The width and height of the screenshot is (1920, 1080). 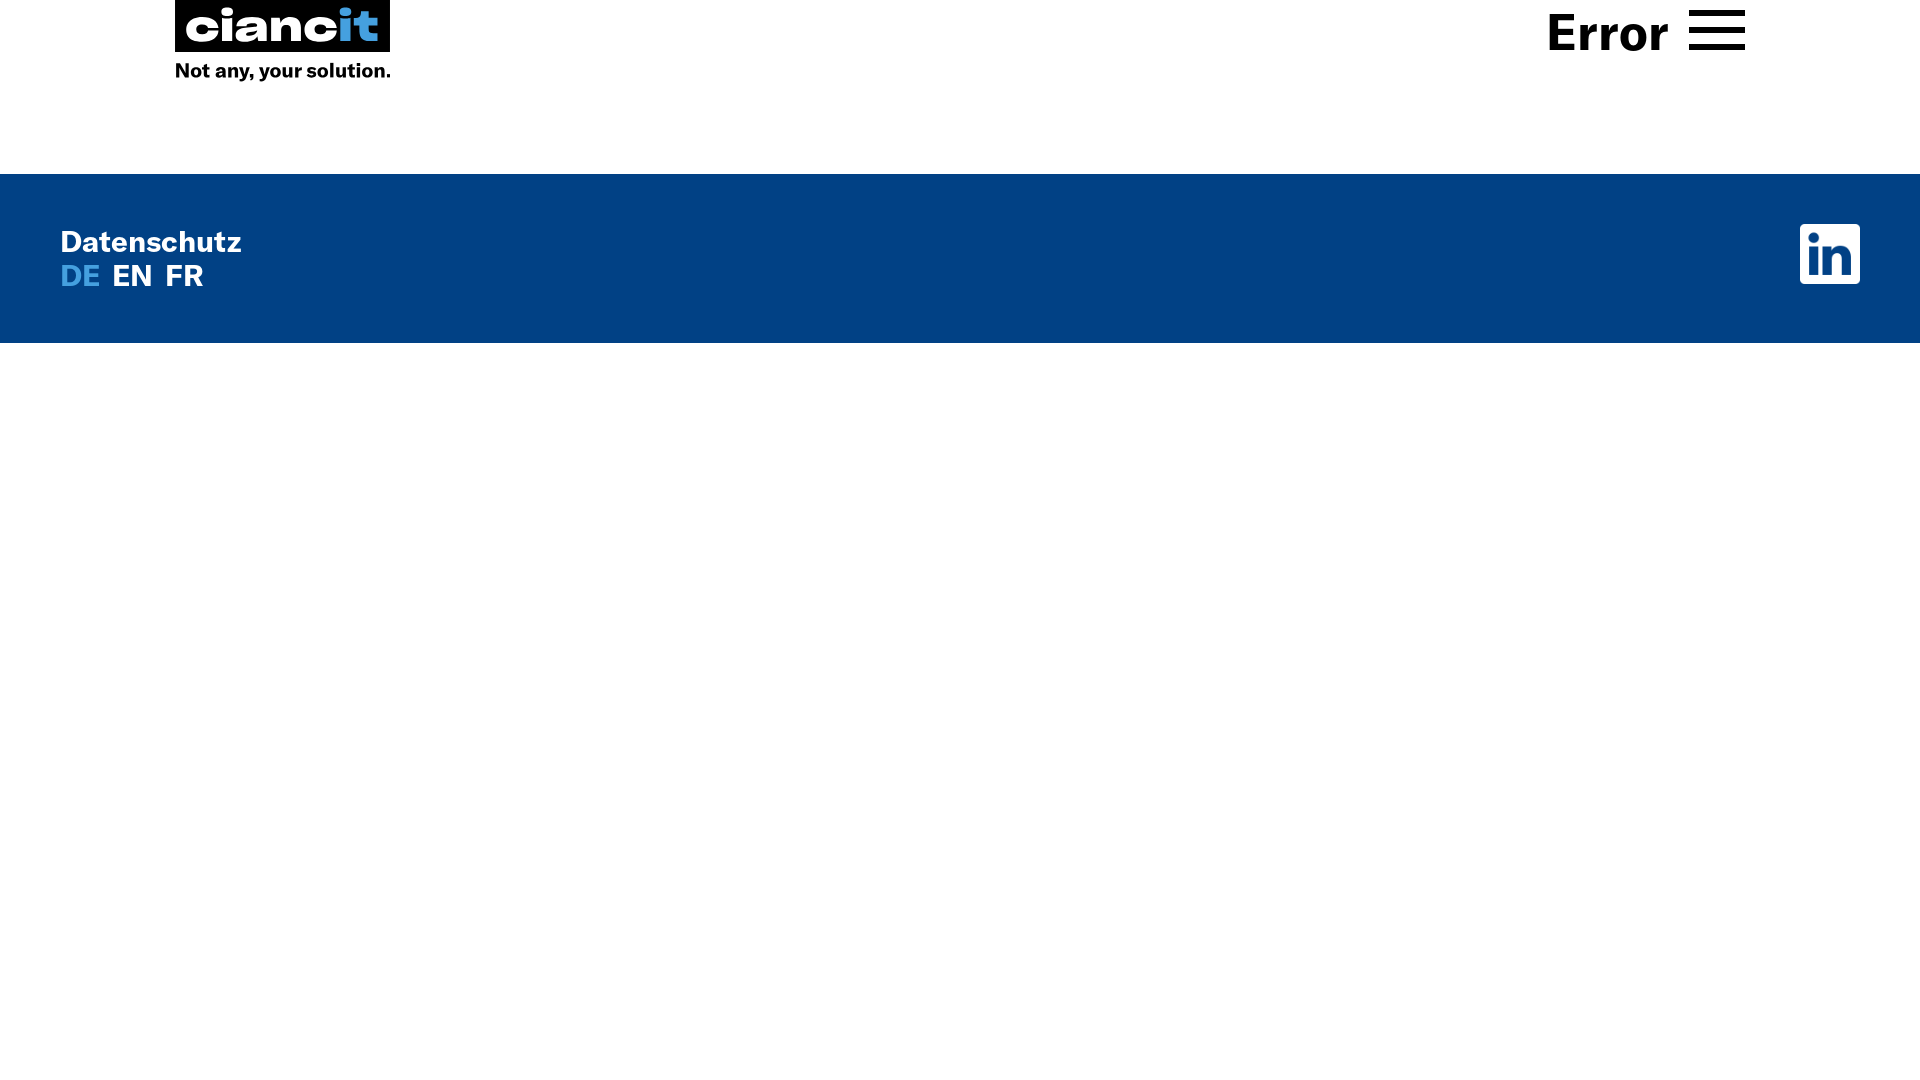 I want to click on 'EN', so click(x=134, y=274).